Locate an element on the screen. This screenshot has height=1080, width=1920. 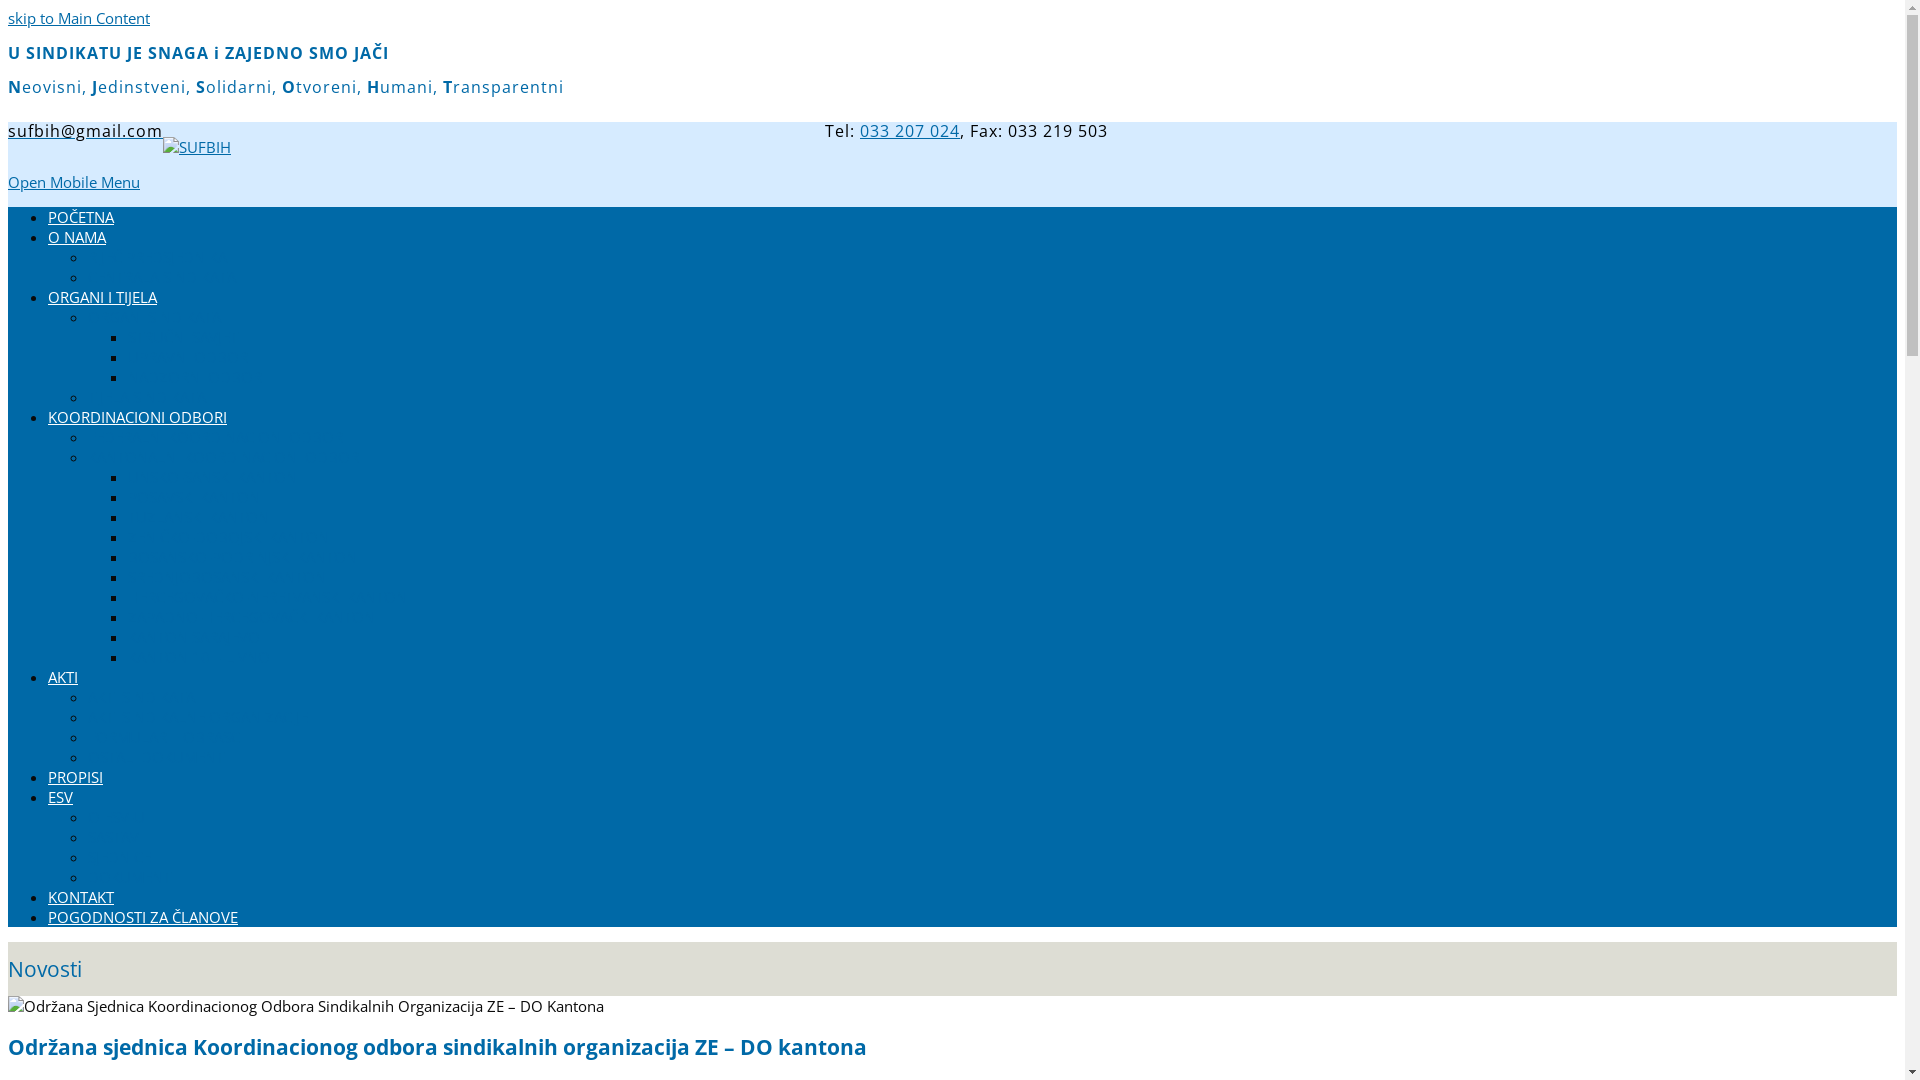
'PROPISI' is located at coordinates (75, 775).